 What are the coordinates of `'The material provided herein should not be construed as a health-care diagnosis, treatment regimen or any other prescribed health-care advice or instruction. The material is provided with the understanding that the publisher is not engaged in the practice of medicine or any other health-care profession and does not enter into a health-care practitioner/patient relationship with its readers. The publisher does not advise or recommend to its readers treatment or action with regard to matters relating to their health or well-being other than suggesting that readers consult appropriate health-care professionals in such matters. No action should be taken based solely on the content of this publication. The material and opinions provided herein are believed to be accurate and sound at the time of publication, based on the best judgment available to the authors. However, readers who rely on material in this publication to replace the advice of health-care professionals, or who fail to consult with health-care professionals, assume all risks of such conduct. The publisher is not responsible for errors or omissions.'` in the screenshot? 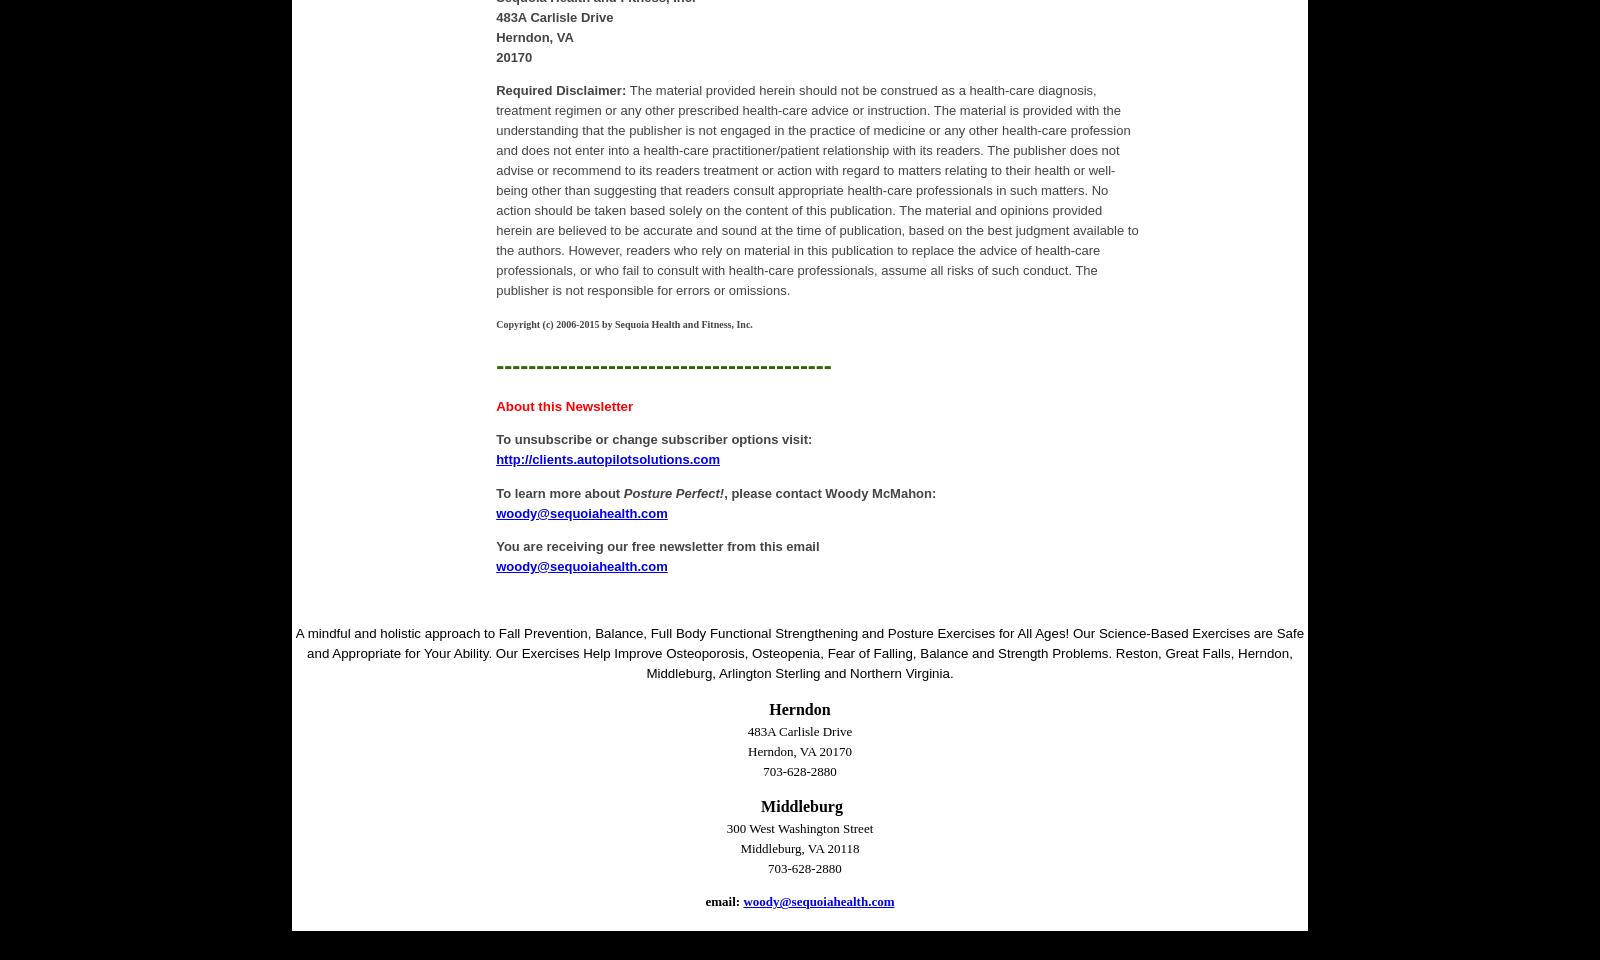 It's located at (815, 190).